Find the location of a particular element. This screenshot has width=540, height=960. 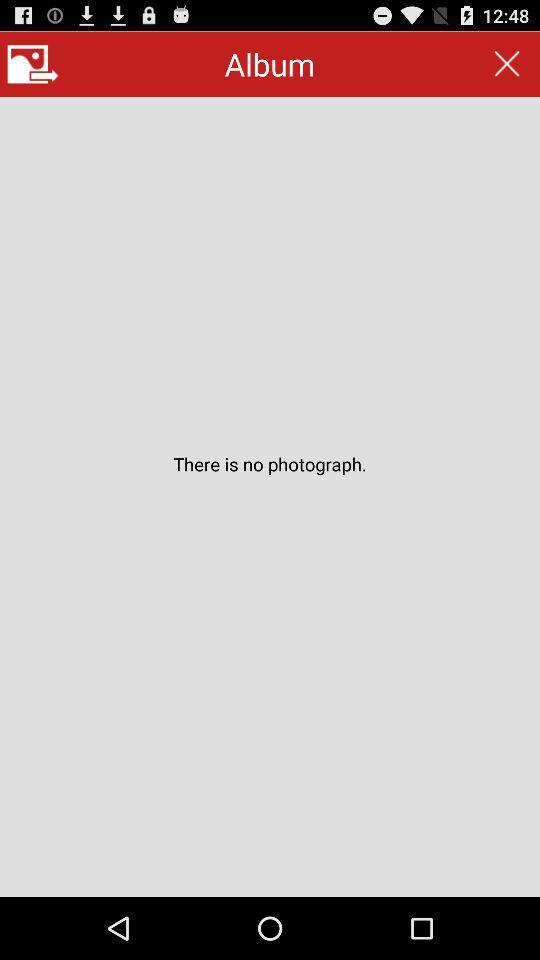

the icon to the left of the album is located at coordinates (31, 64).